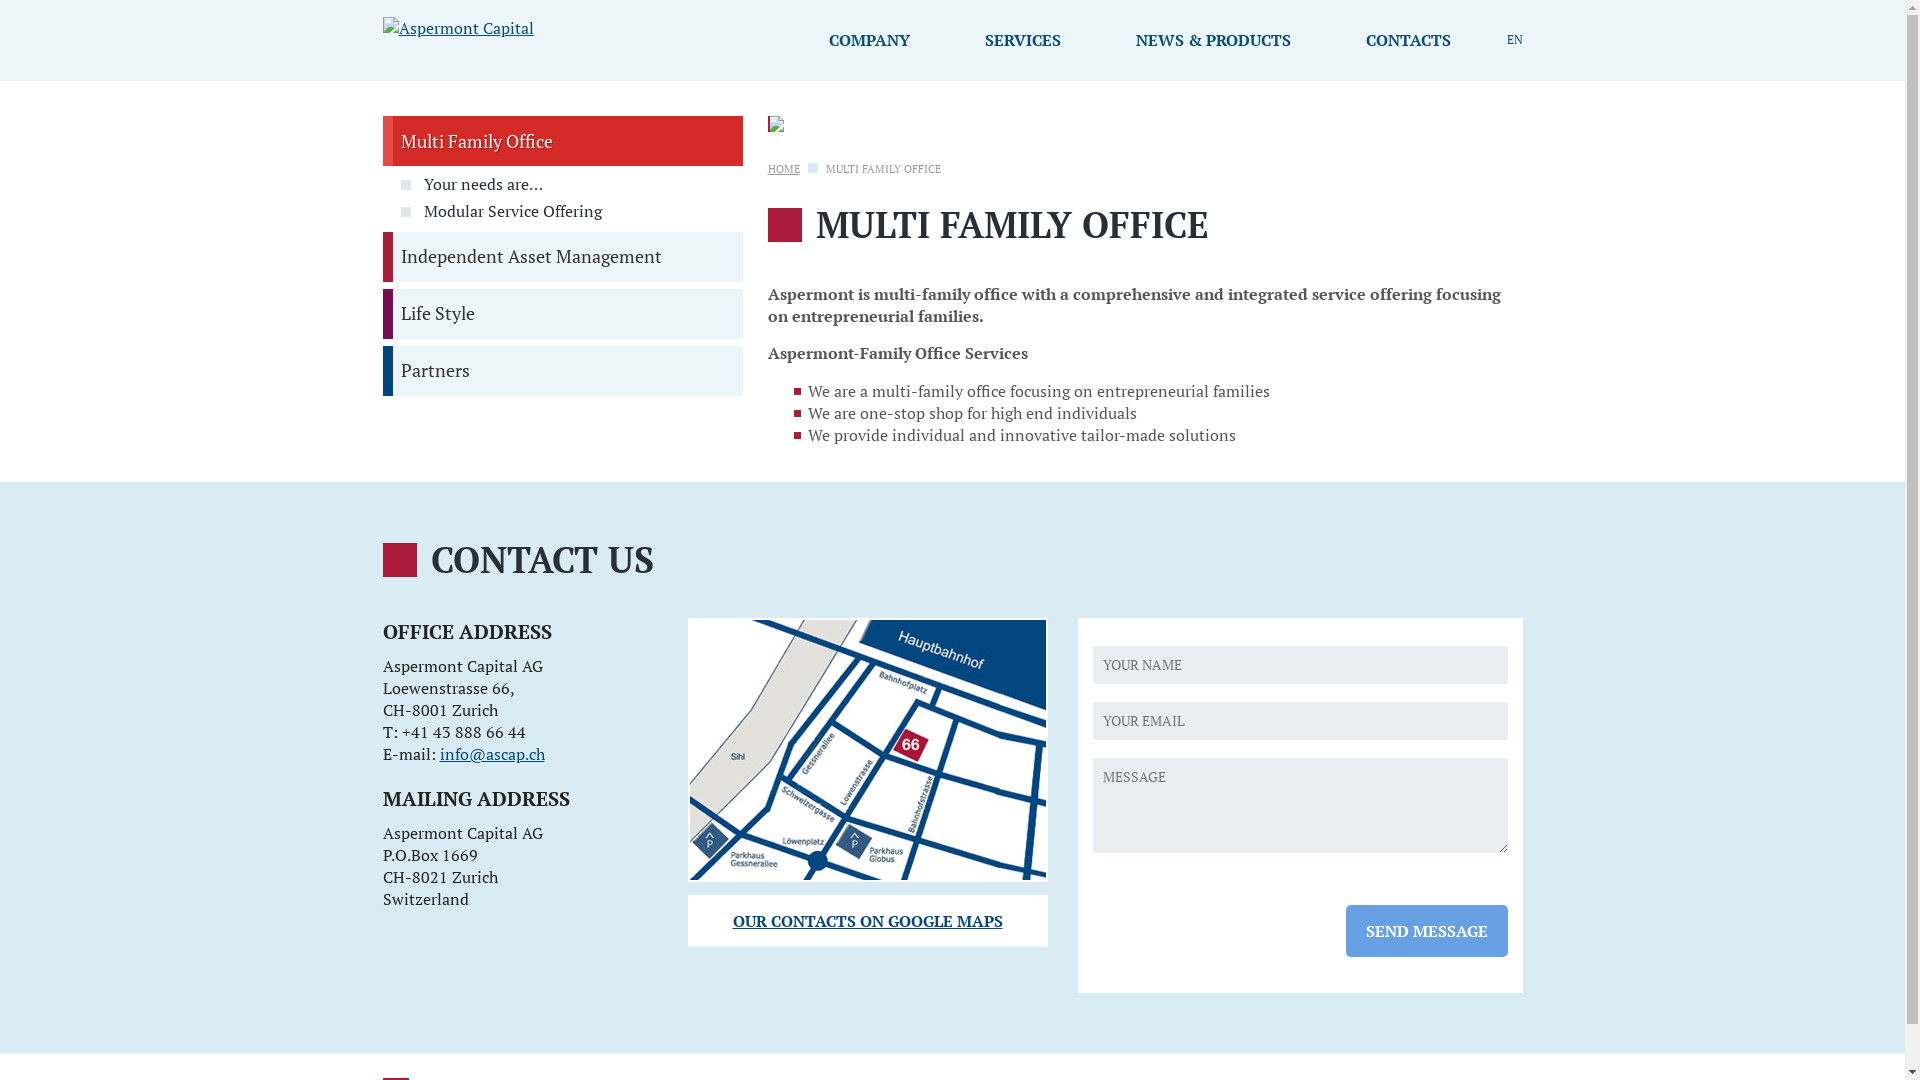 The width and height of the screenshot is (1920, 1080). Describe the element at coordinates (1335, 39) in the screenshot. I see `'CONTACTS'` at that location.